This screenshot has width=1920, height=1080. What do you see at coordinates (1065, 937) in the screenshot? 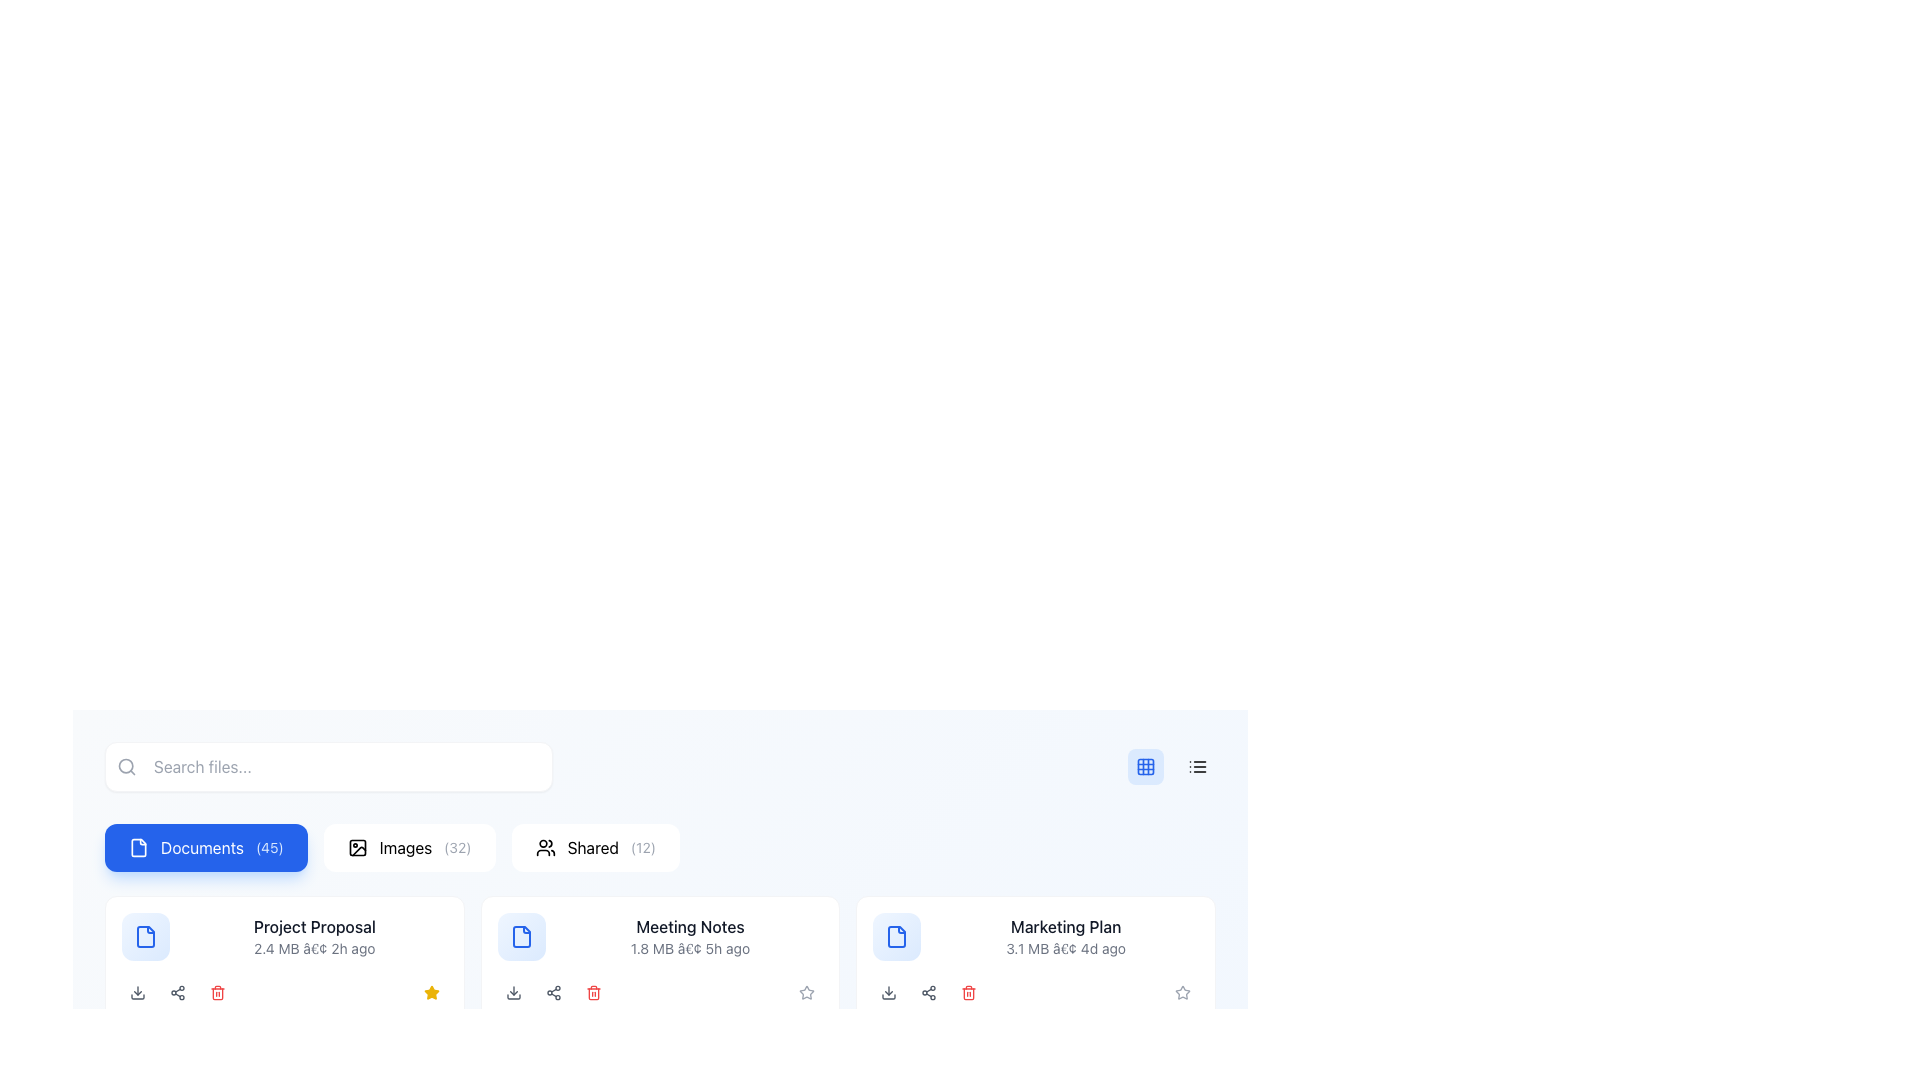
I see `the descriptive text label for the file titled 'Marketing Plan', which is the third card in a horizontal list, positioned to the right of the 'Meeting Notes' card` at bounding box center [1065, 937].